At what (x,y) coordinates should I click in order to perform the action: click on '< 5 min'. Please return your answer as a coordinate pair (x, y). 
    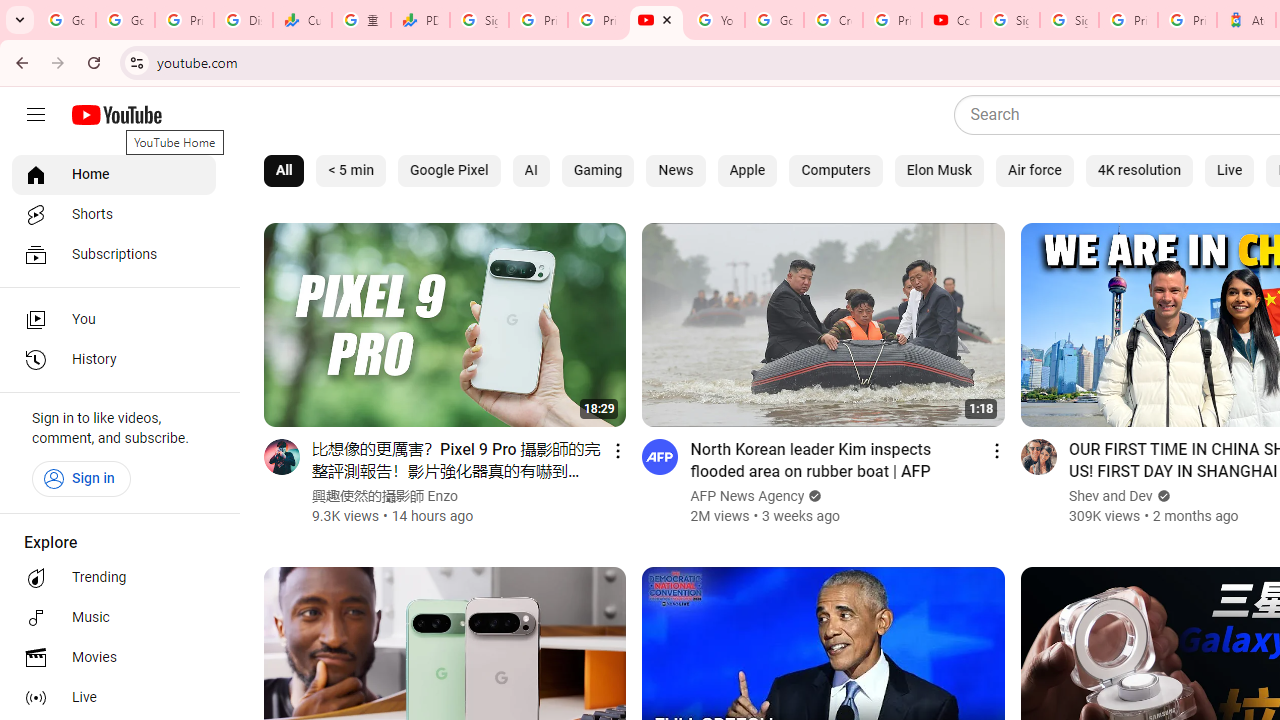
    Looking at the image, I should click on (351, 170).